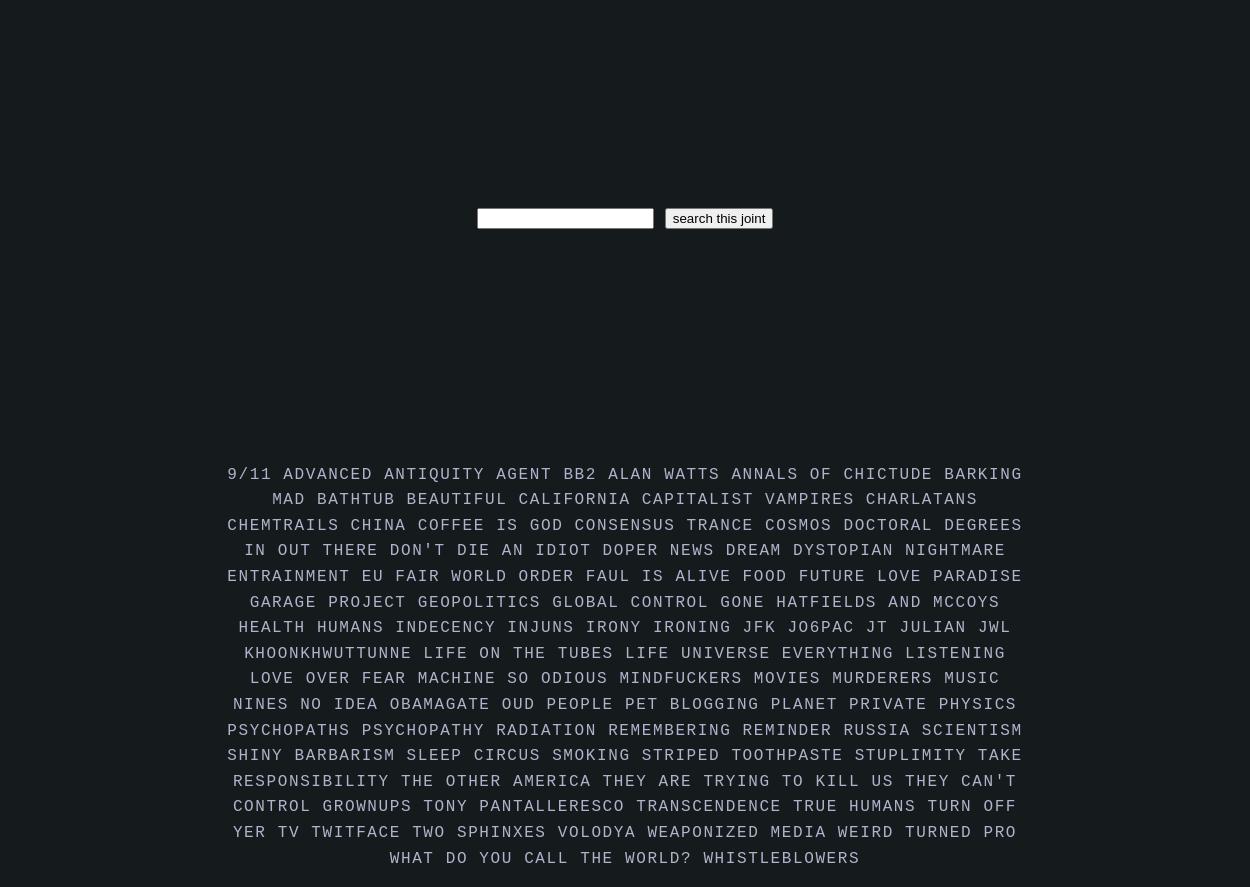  I want to click on 'china', so click(383, 525).